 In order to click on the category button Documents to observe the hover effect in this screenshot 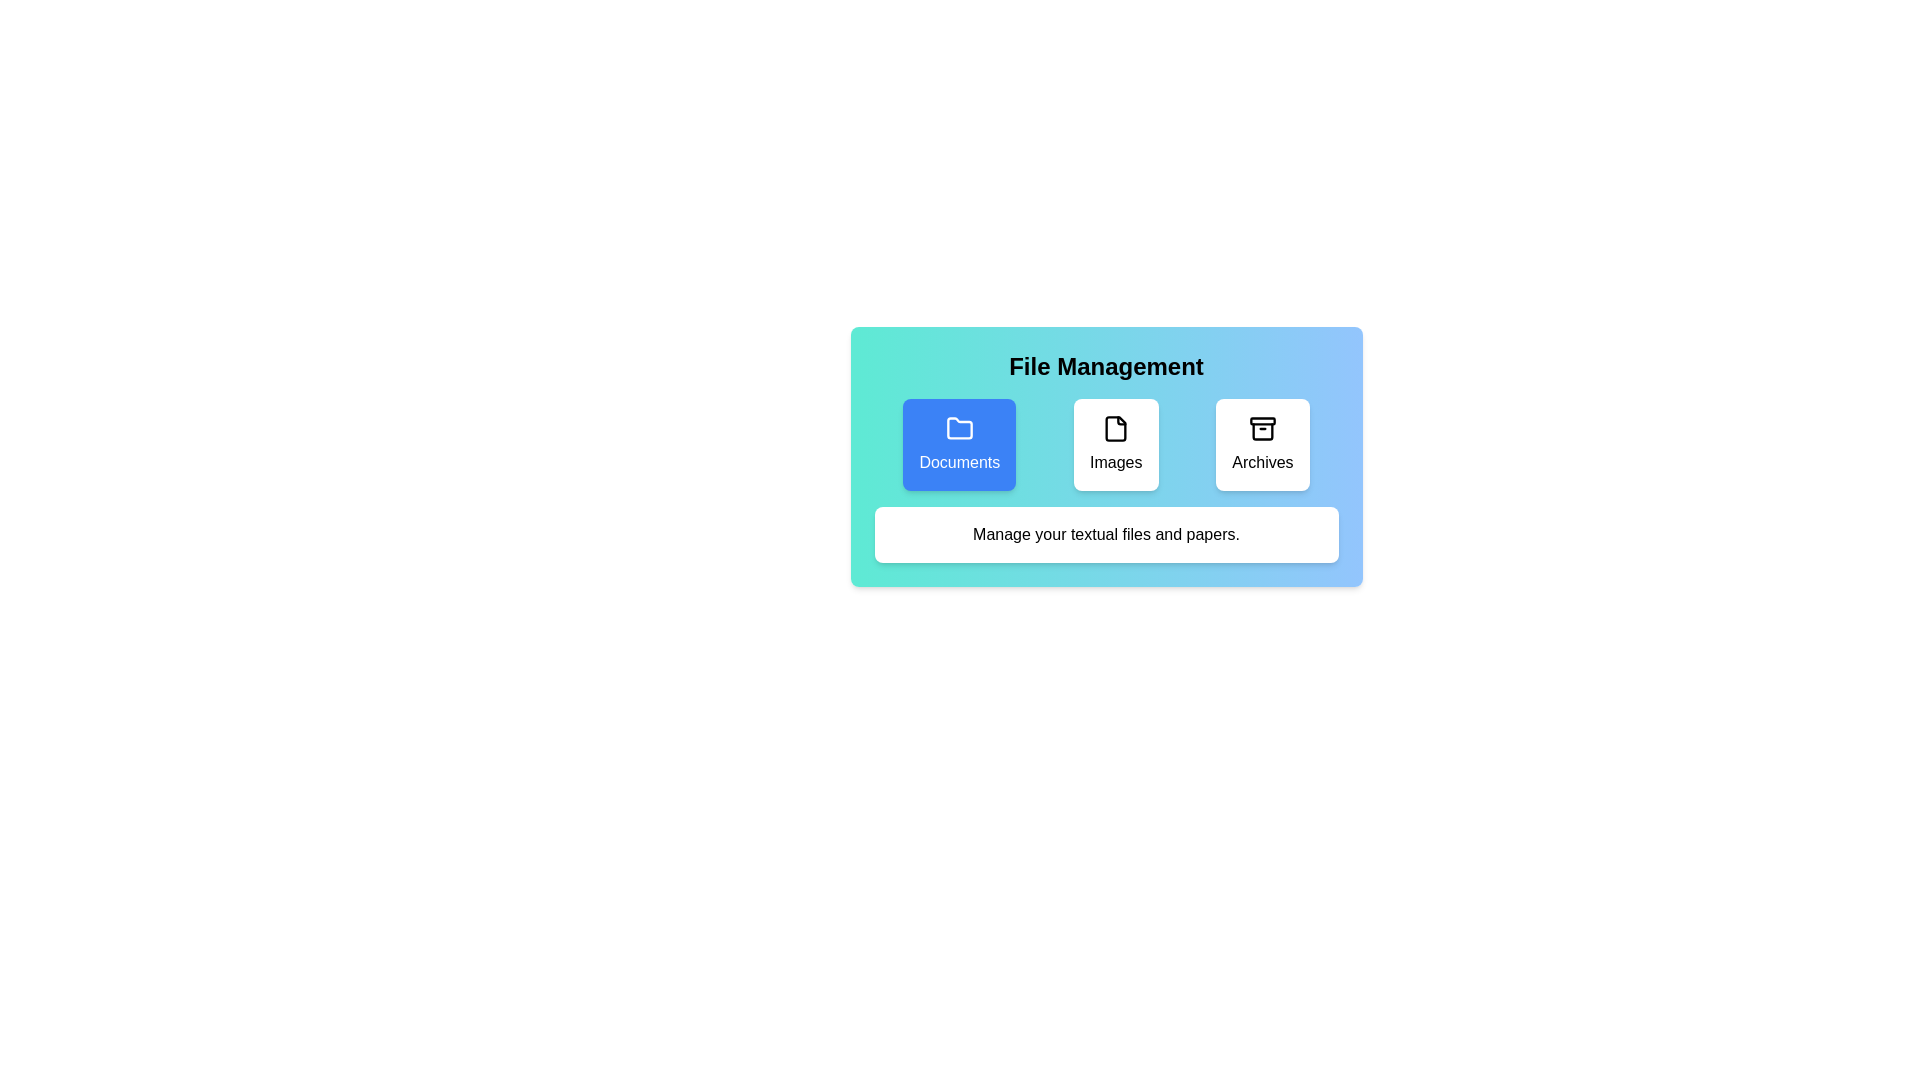, I will do `click(958, 443)`.